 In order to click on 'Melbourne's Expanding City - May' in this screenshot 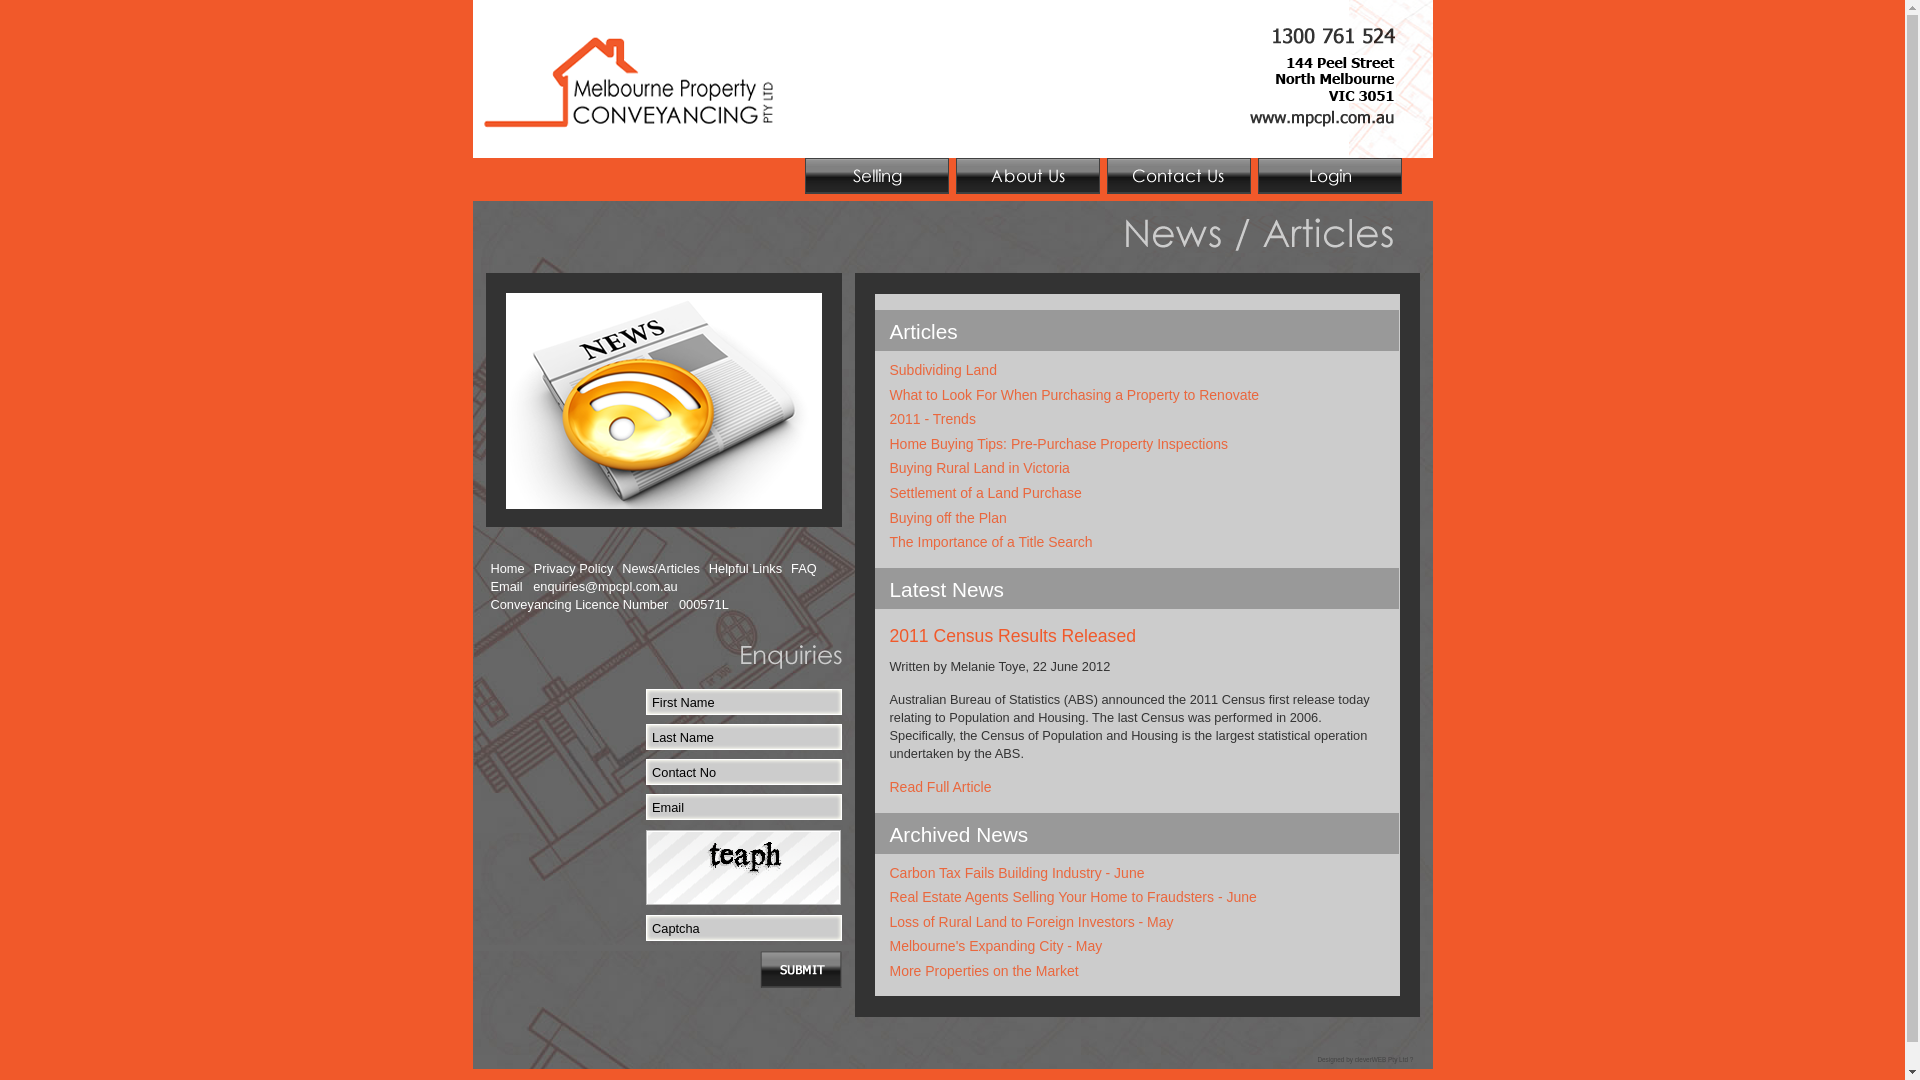, I will do `click(888, 945)`.